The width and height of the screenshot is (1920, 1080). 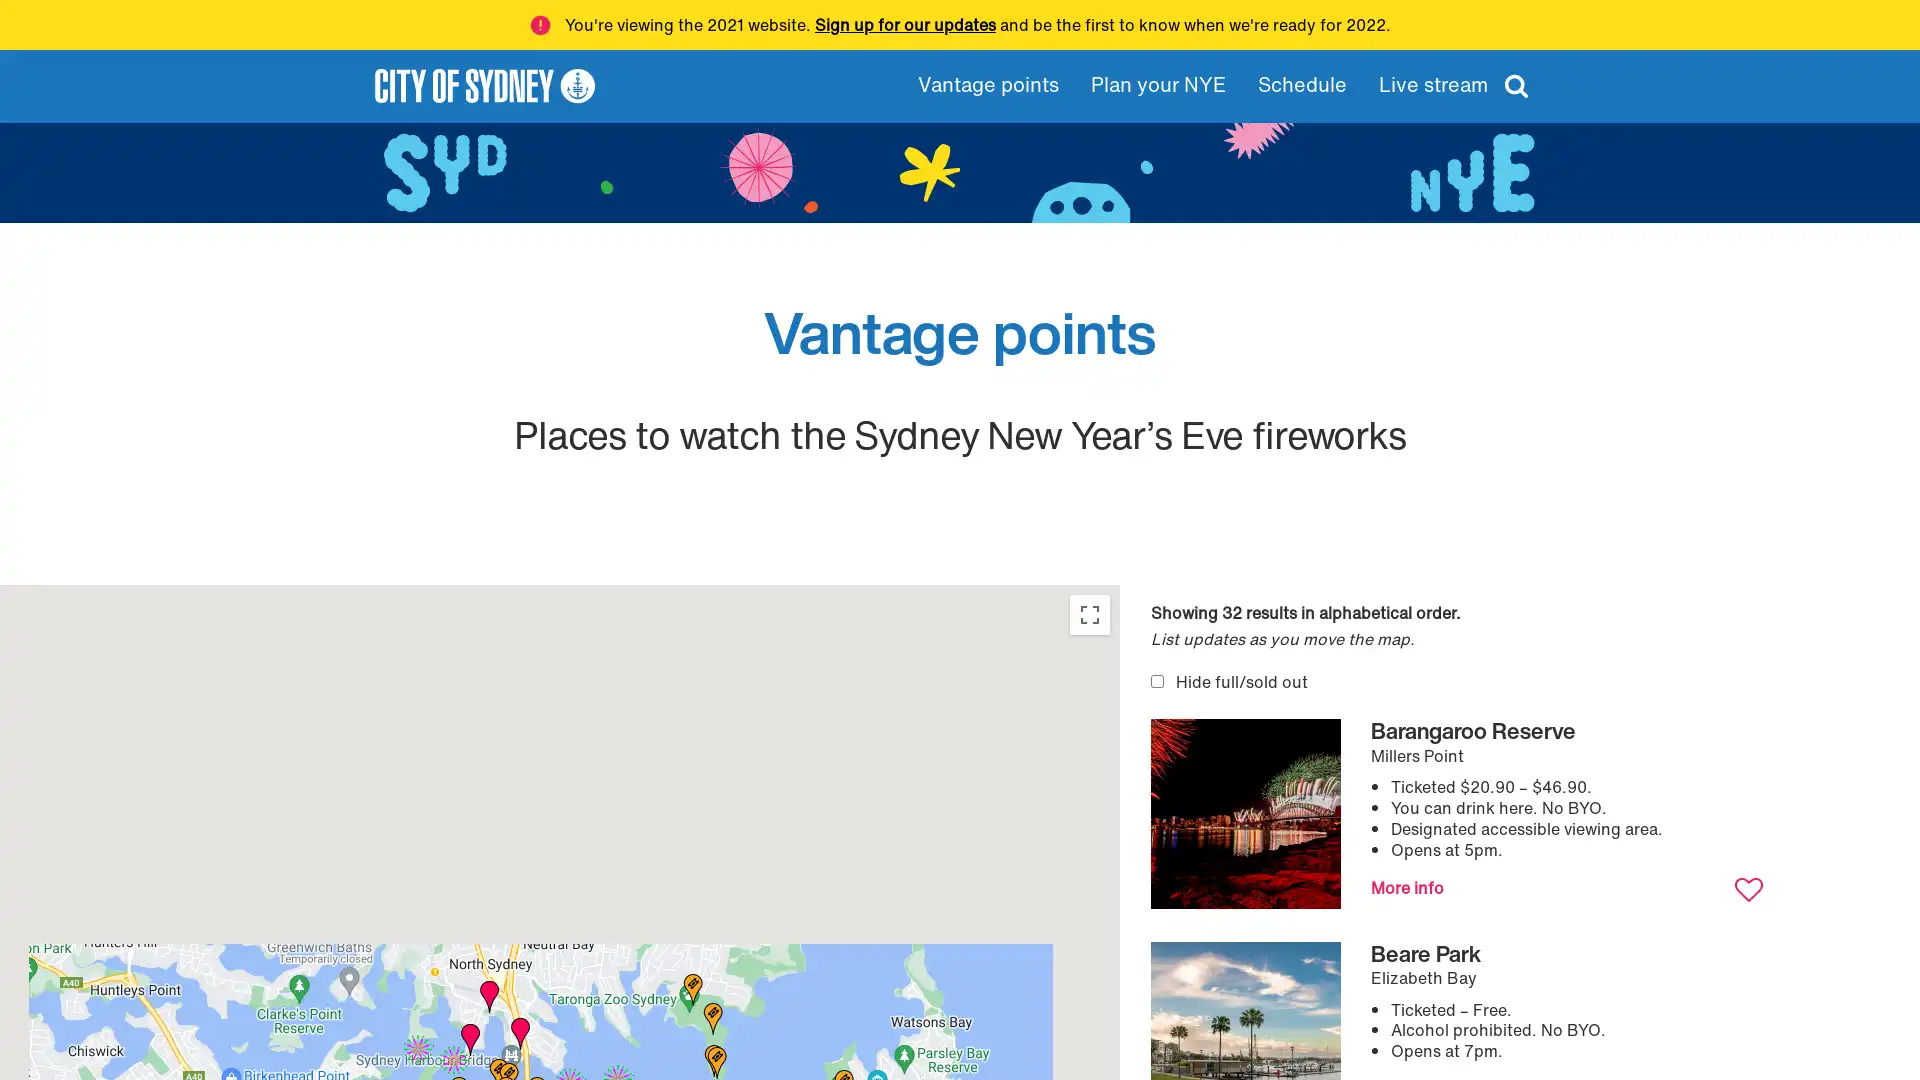 I want to click on Toggle fullscreen view, so click(x=1088, y=644).